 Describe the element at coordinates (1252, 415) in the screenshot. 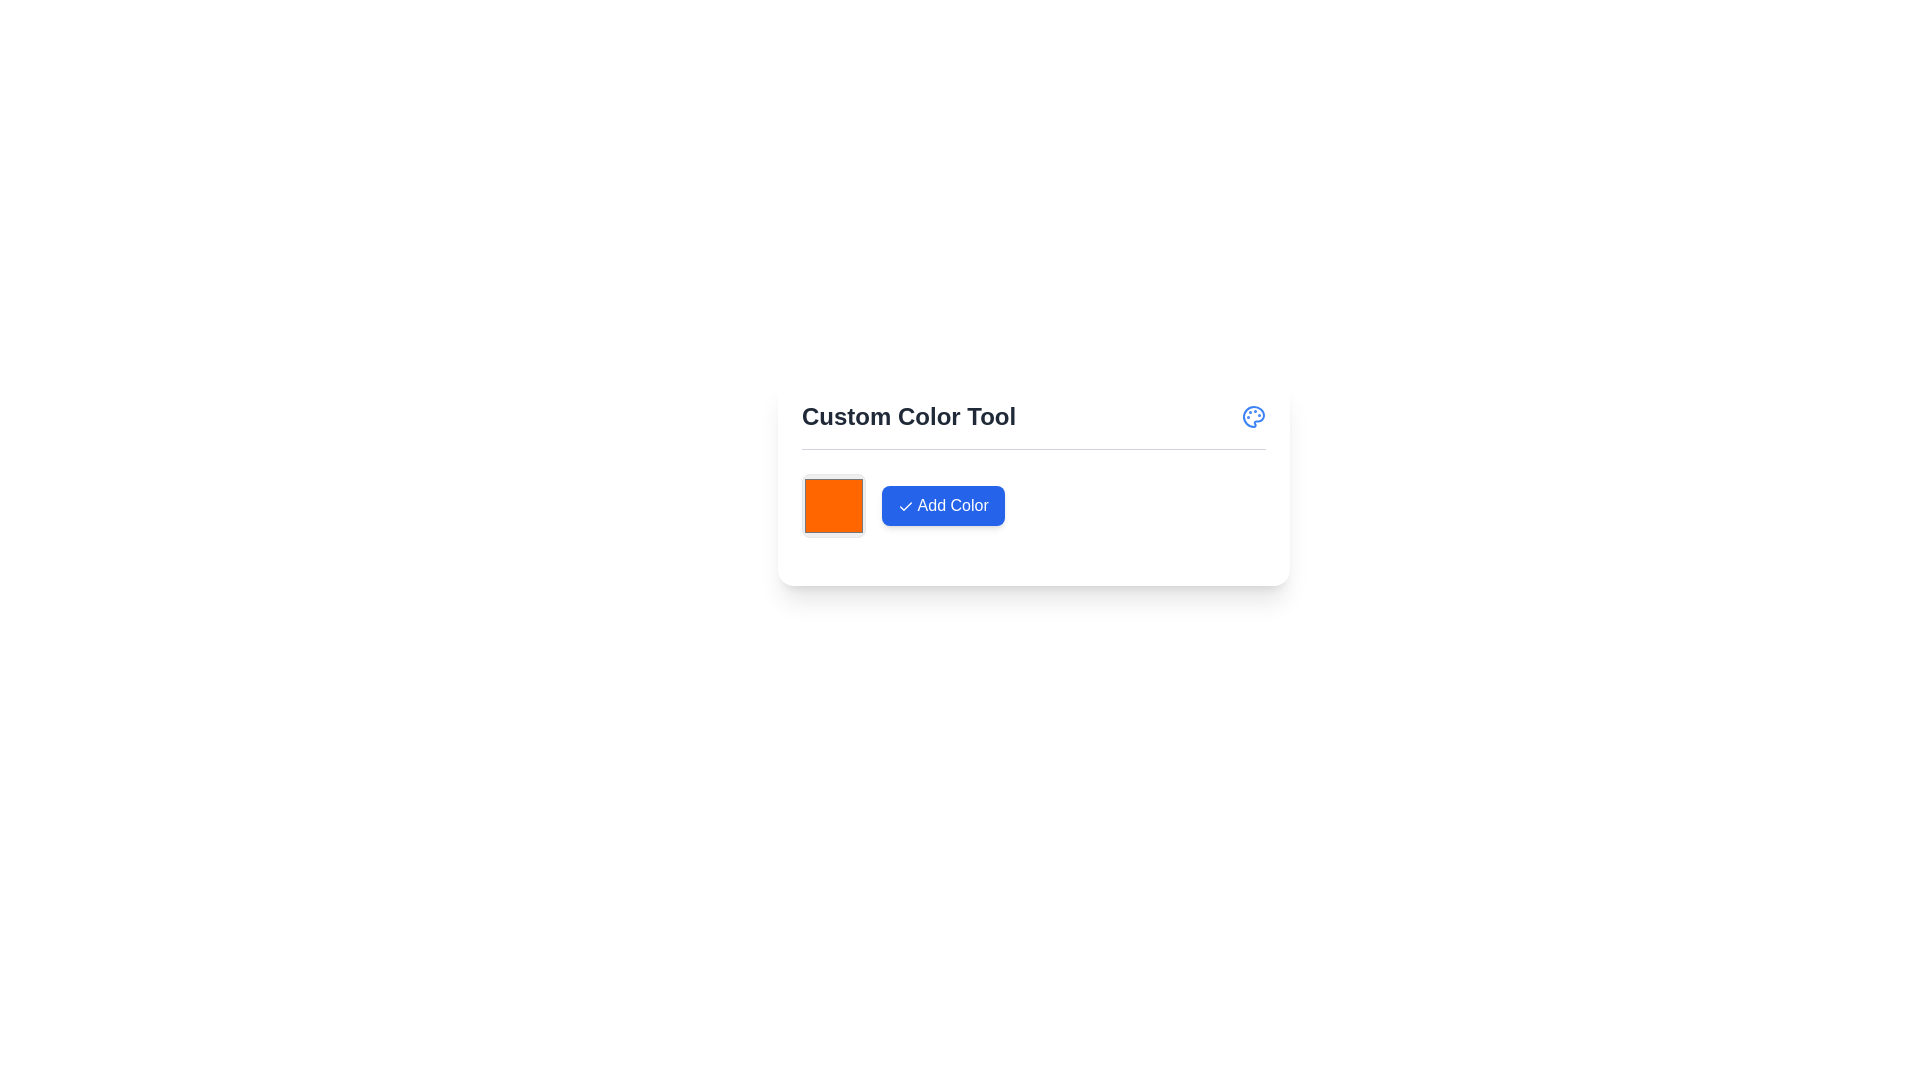

I see `the palette icon, which is depicted with a circular outline and multiple circular shapes in blue color, located at the far right of the 'Custom Color Tool' title text` at that location.